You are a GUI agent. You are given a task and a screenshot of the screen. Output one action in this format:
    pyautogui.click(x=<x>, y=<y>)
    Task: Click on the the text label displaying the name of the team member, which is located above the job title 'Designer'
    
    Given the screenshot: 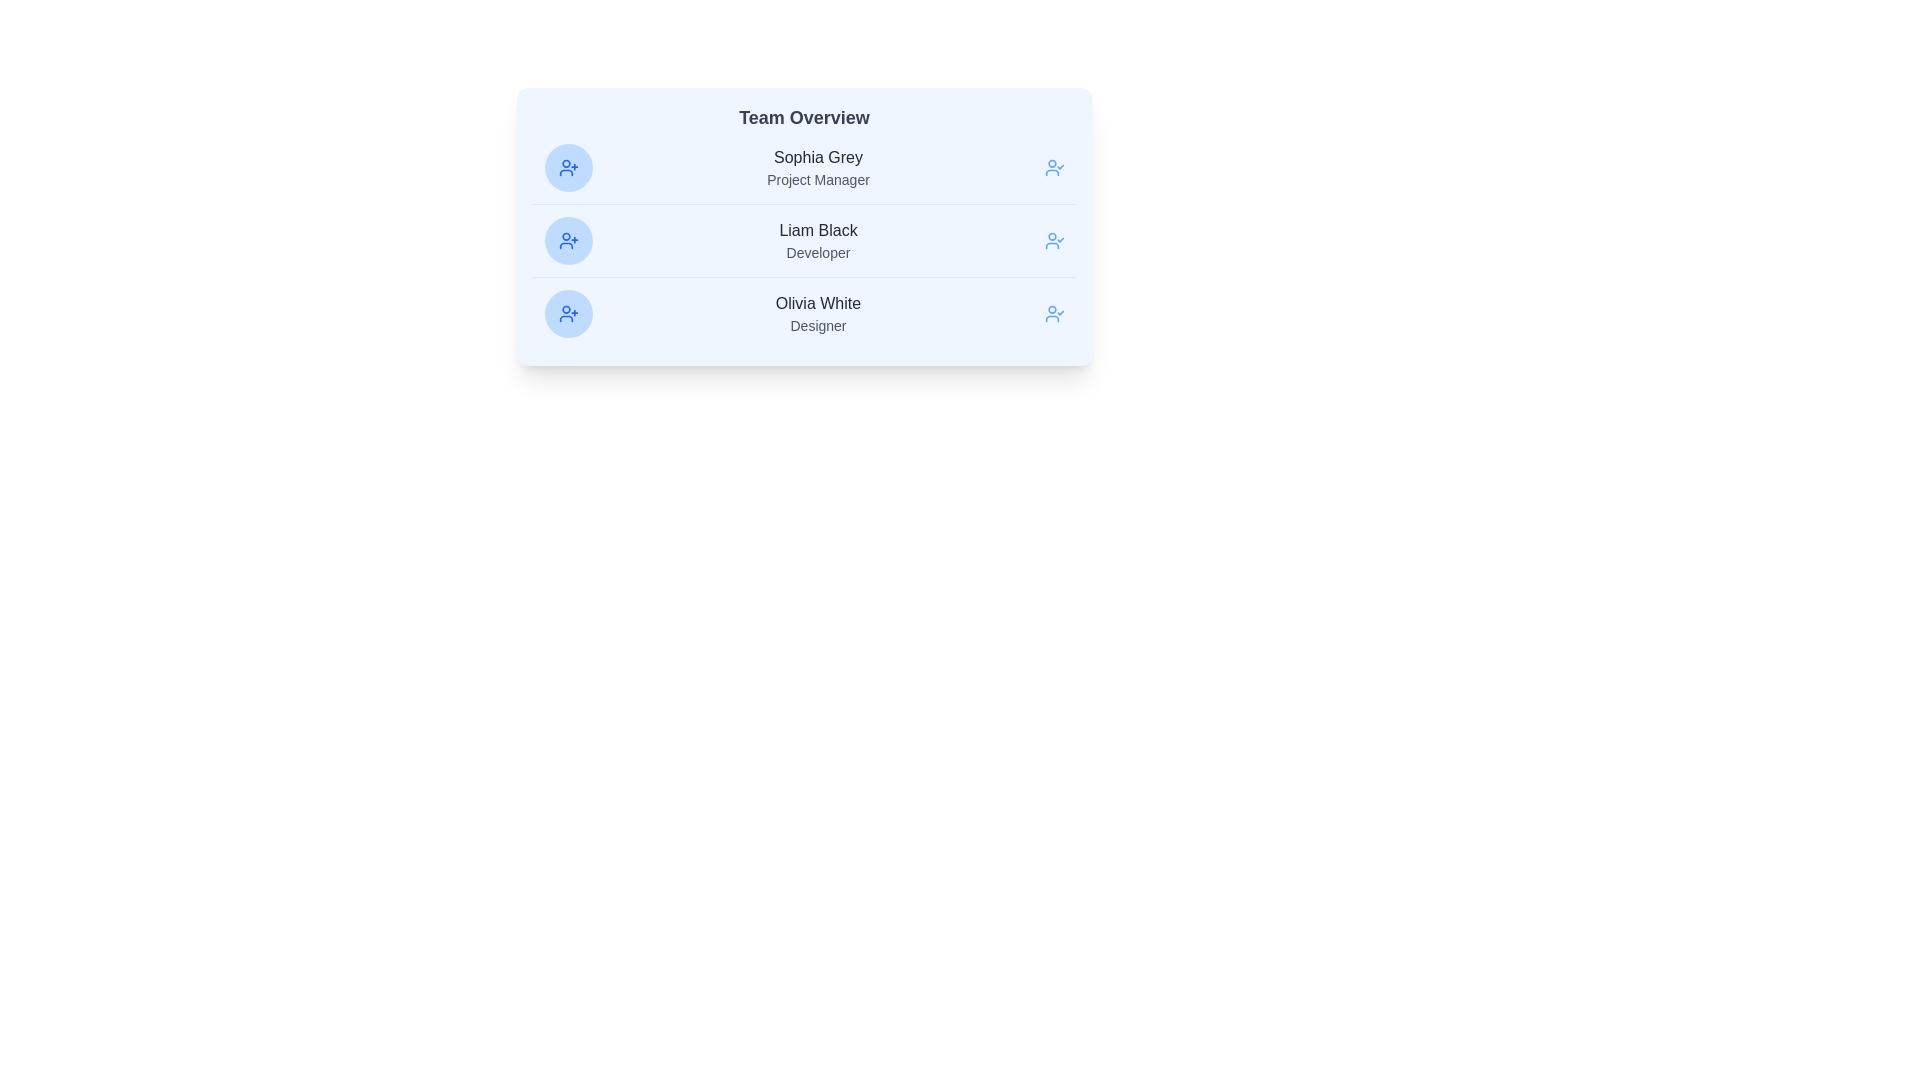 What is the action you would take?
    pyautogui.click(x=818, y=304)
    